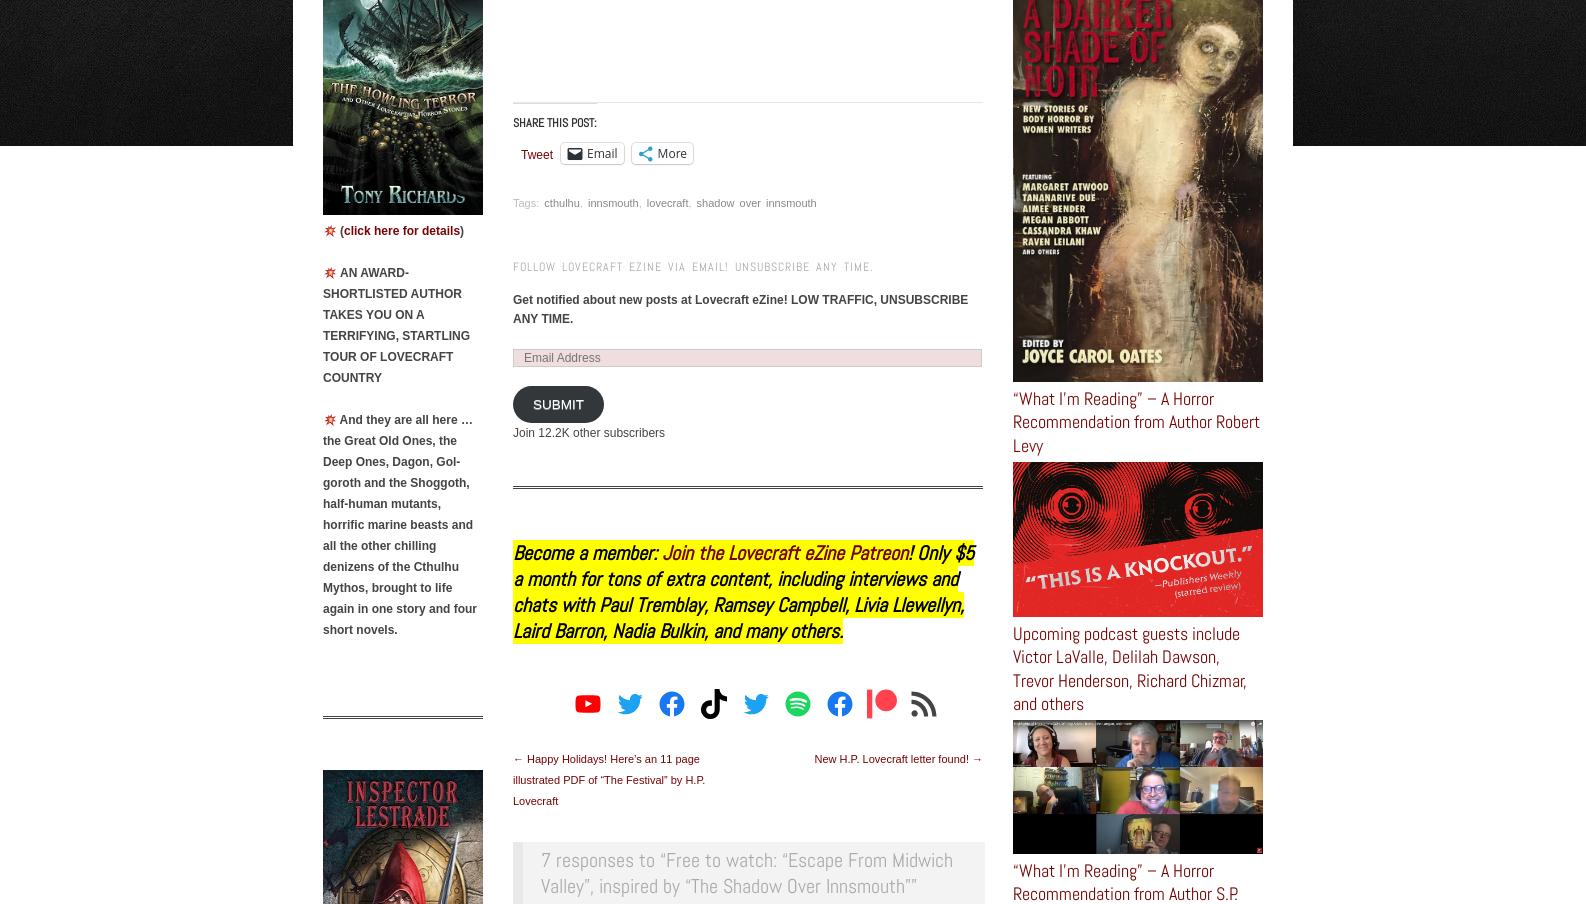 The width and height of the screenshot is (1586, 904). Describe the element at coordinates (554, 122) in the screenshot. I see `'SHARE THIS POST:'` at that location.